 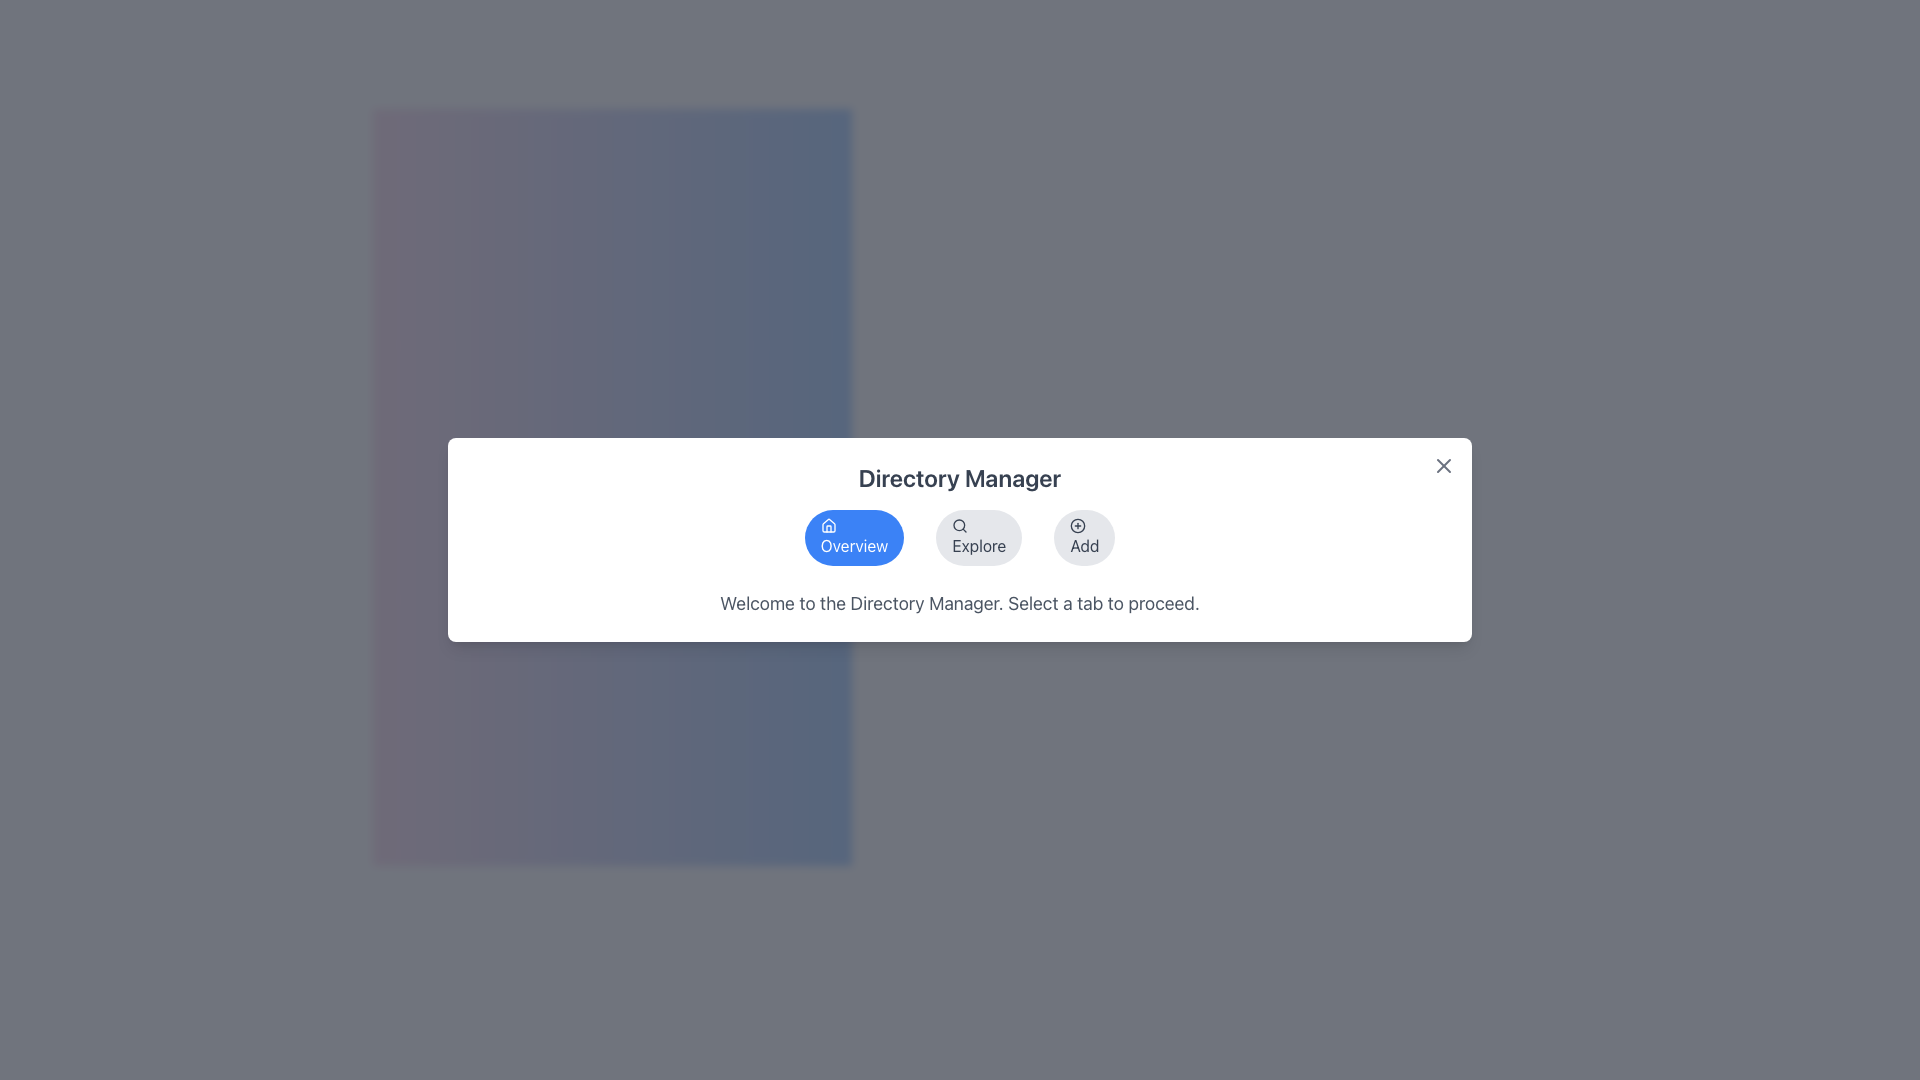 What do you see at coordinates (960, 603) in the screenshot?
I see `the guidance Text Label located at the lower portion of the modal box, directly beneath the tabs labeled 'Overview', 'Explore', and 'Add'` at bounding box center [960, 603].